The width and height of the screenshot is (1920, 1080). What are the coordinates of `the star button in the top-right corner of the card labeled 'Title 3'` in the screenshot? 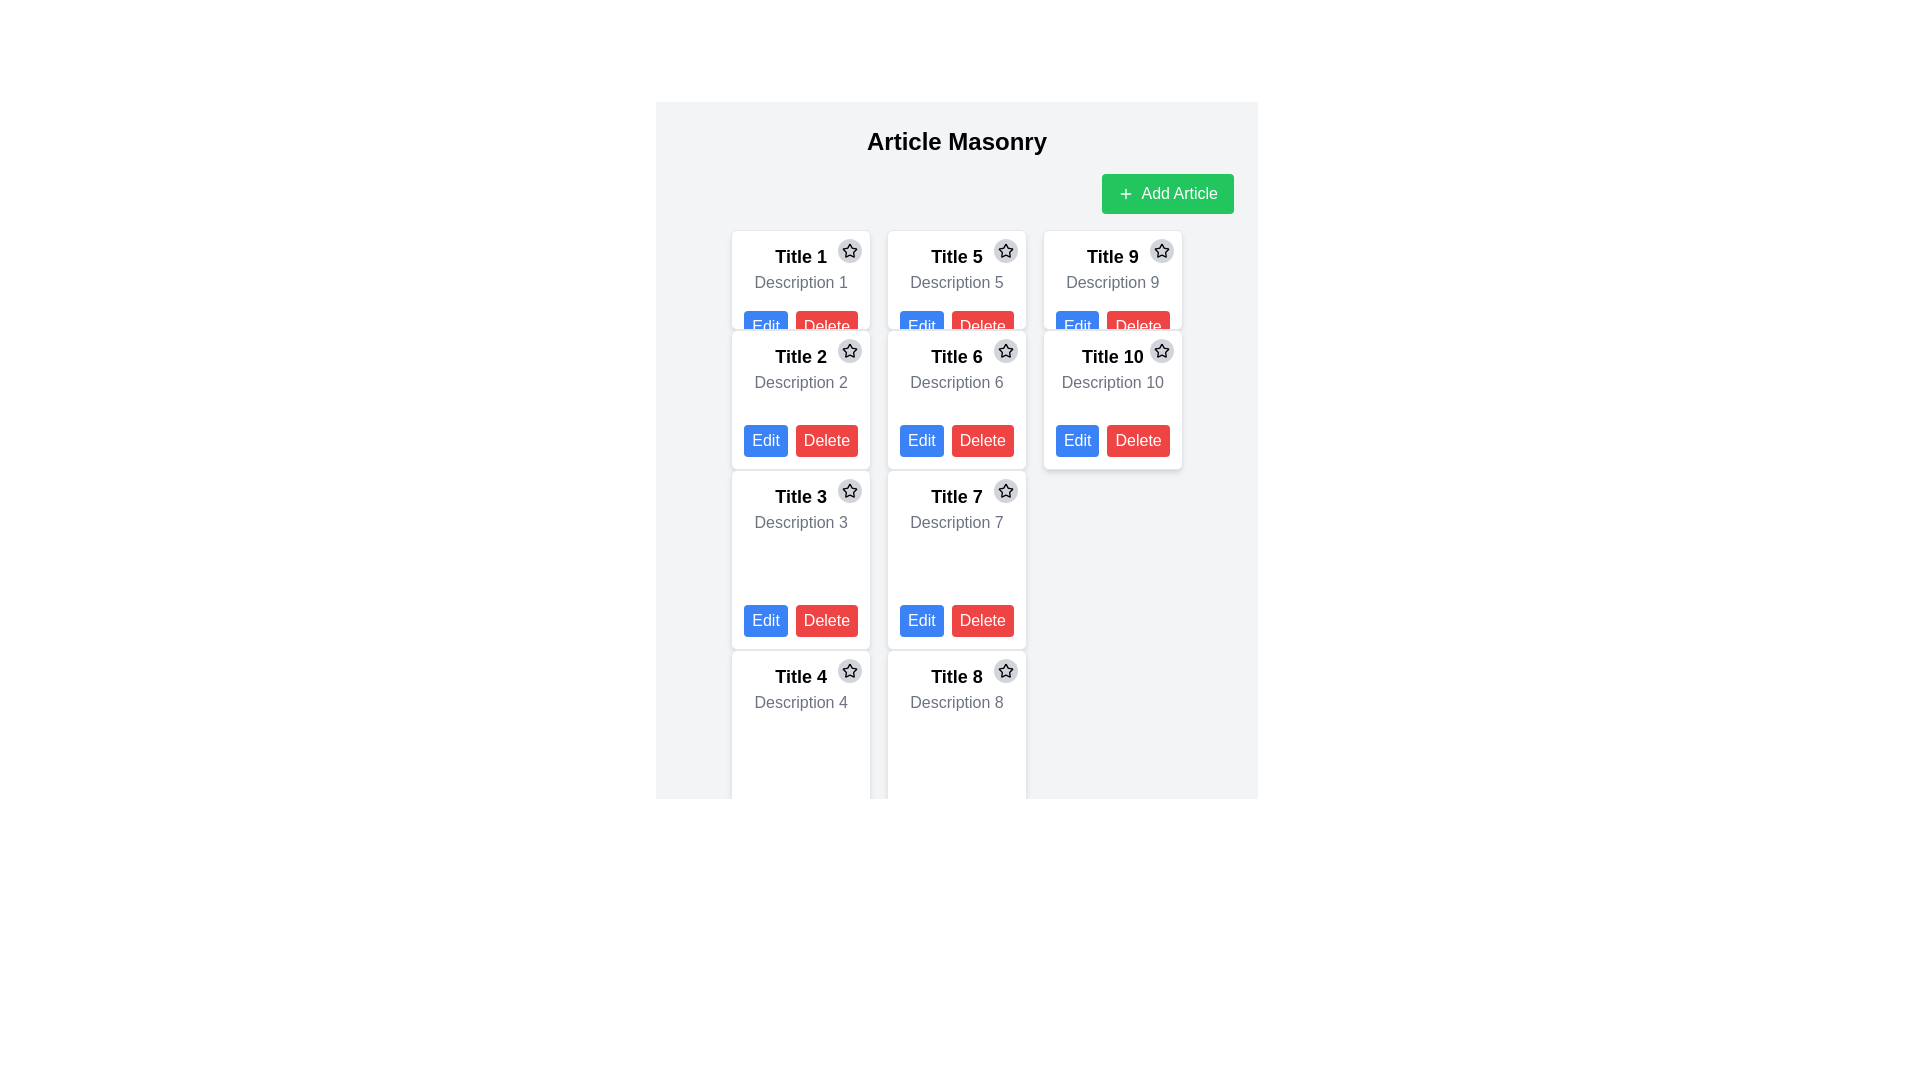 It's located at (850, 490).